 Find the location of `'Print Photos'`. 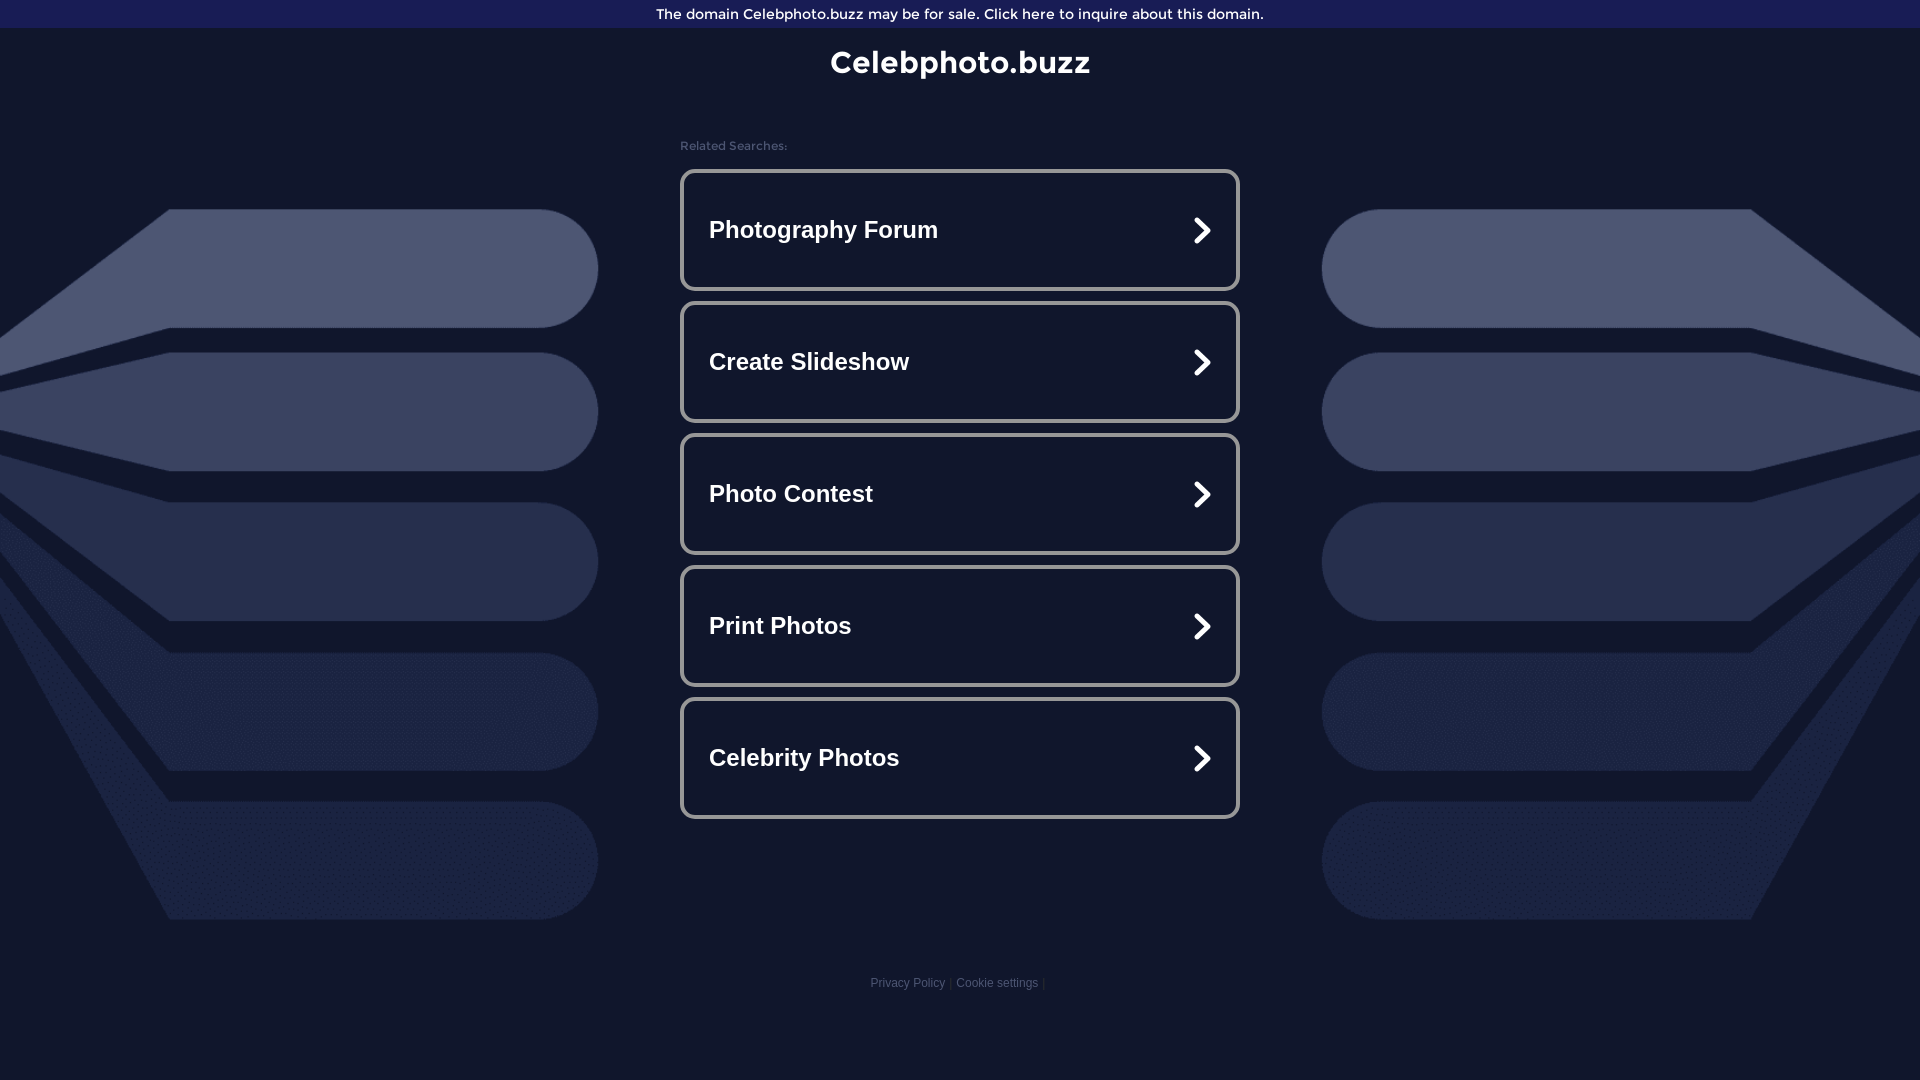

'Print Photos' is located at coordinates (960, 624).